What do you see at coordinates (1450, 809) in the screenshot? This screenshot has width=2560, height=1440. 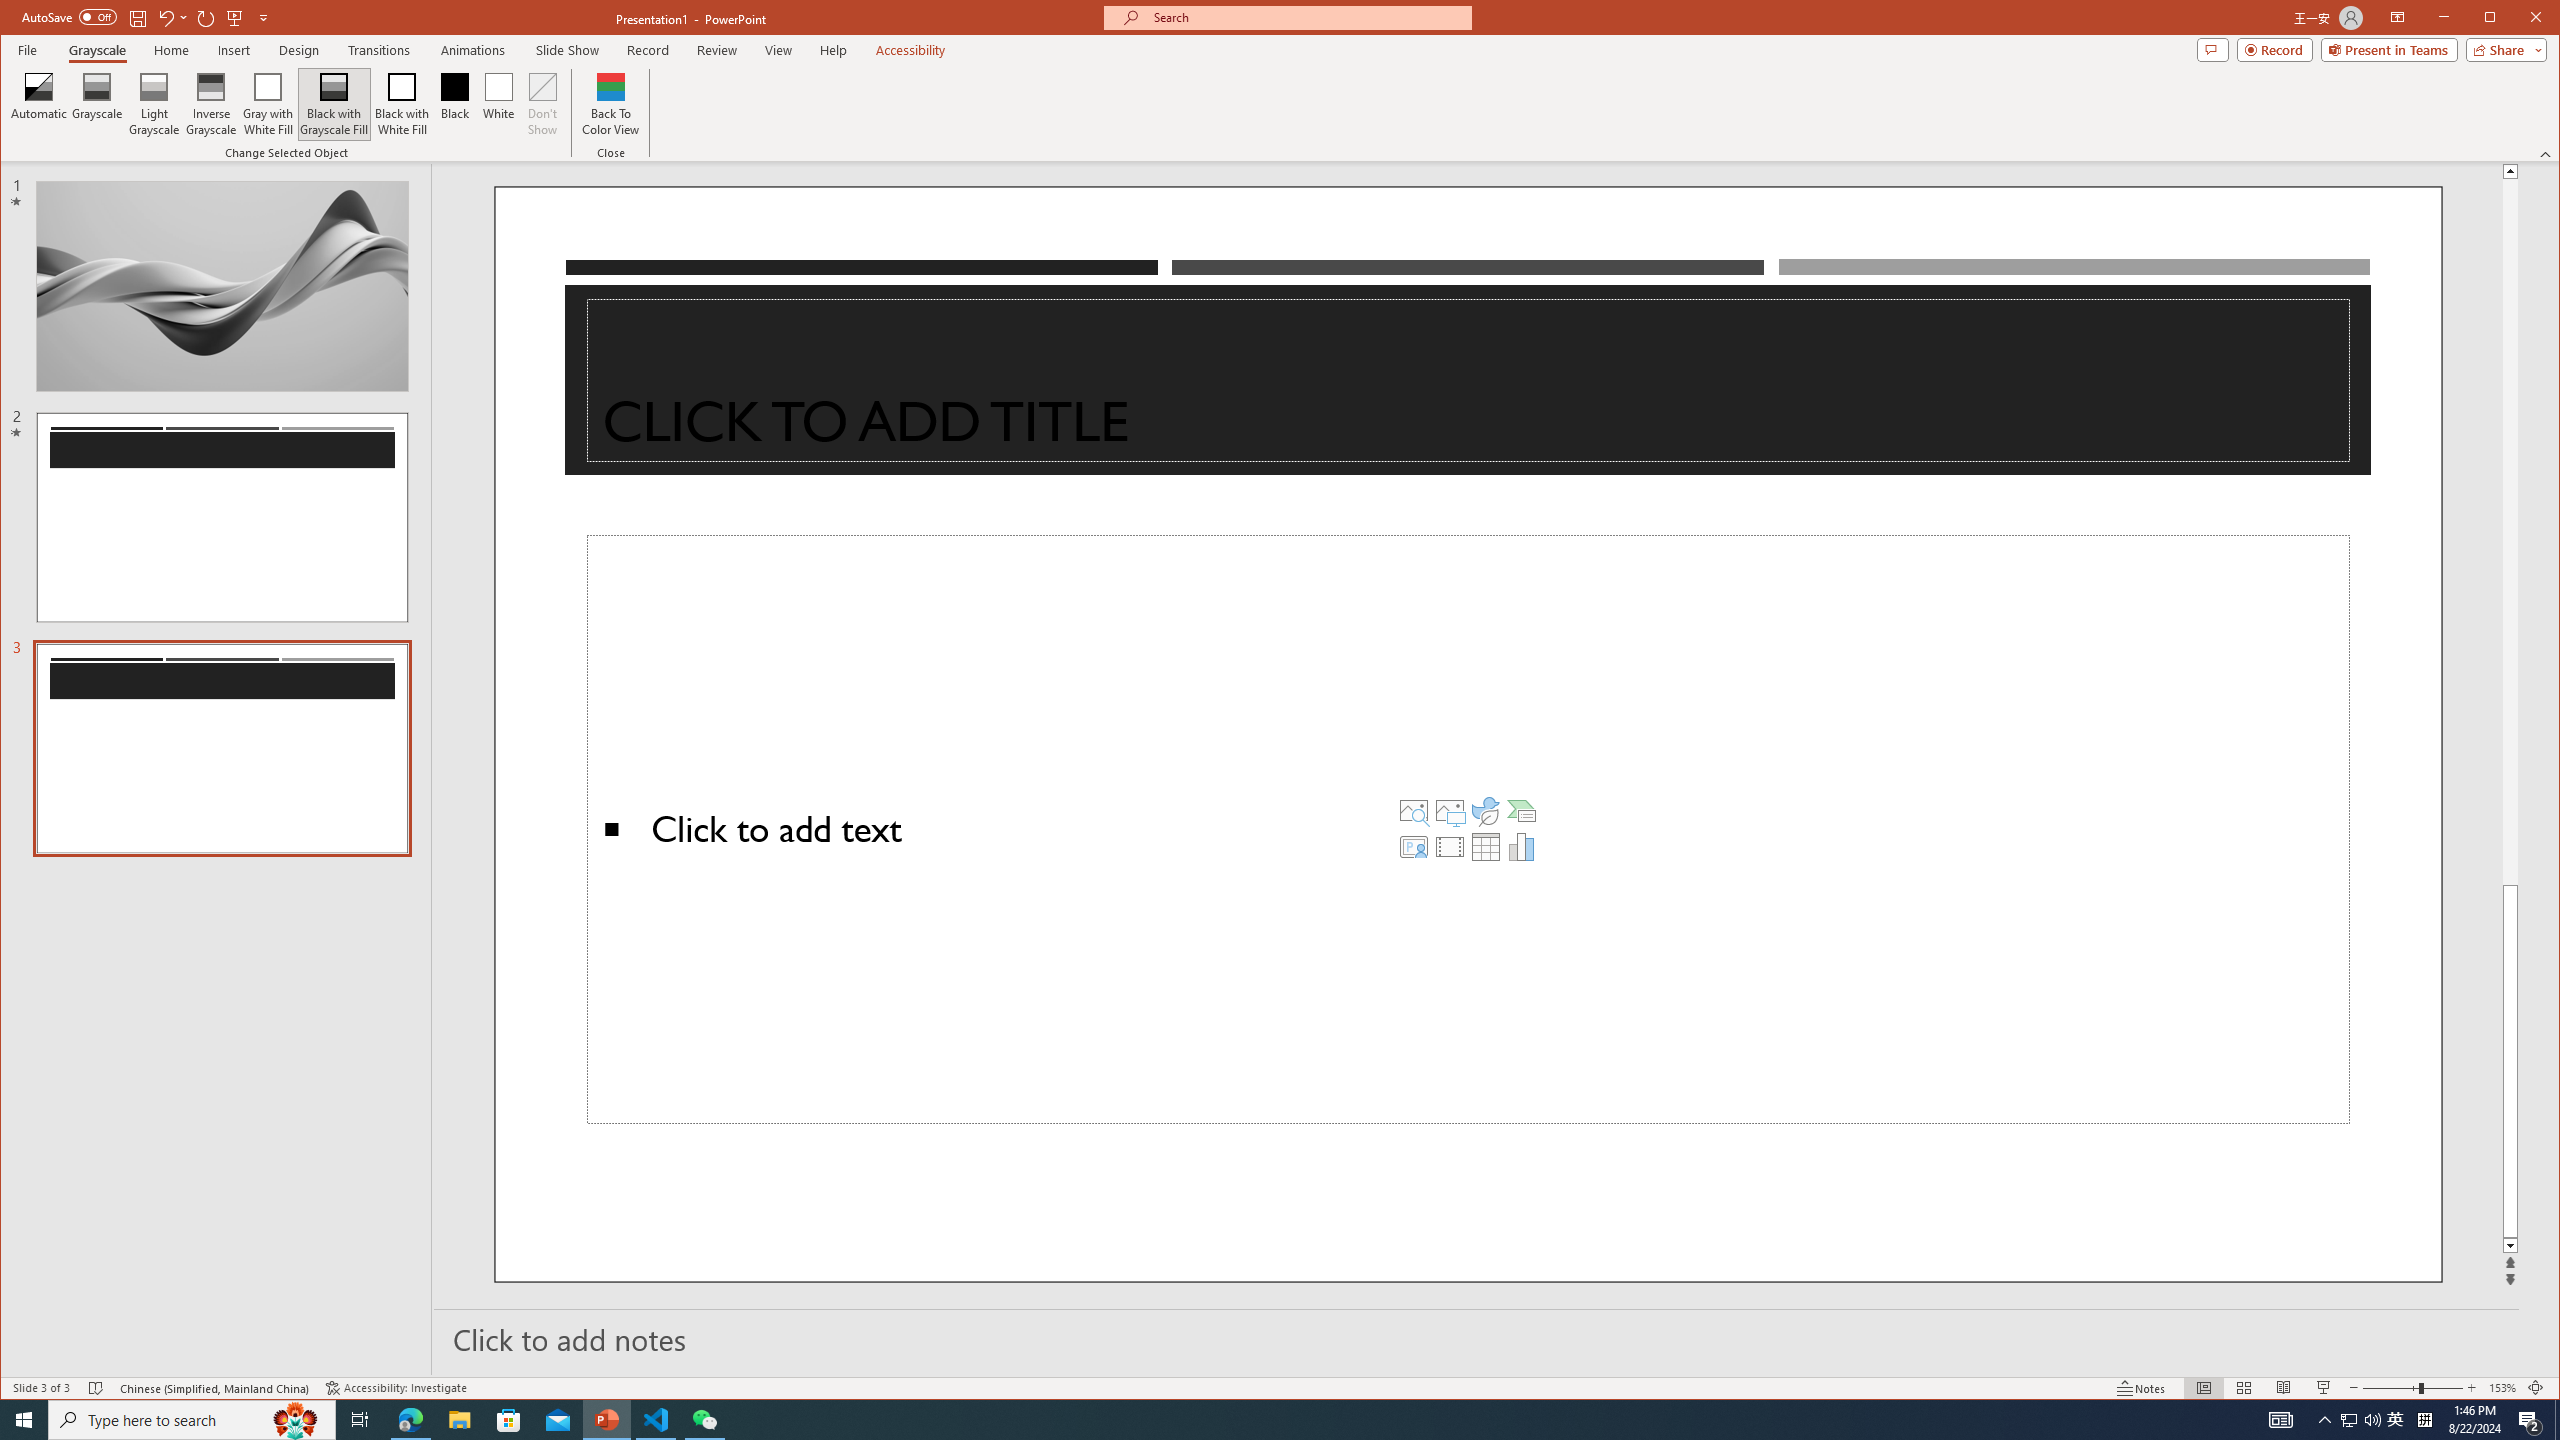 I see `'Pictures'` at bounding box center [1450, 809].